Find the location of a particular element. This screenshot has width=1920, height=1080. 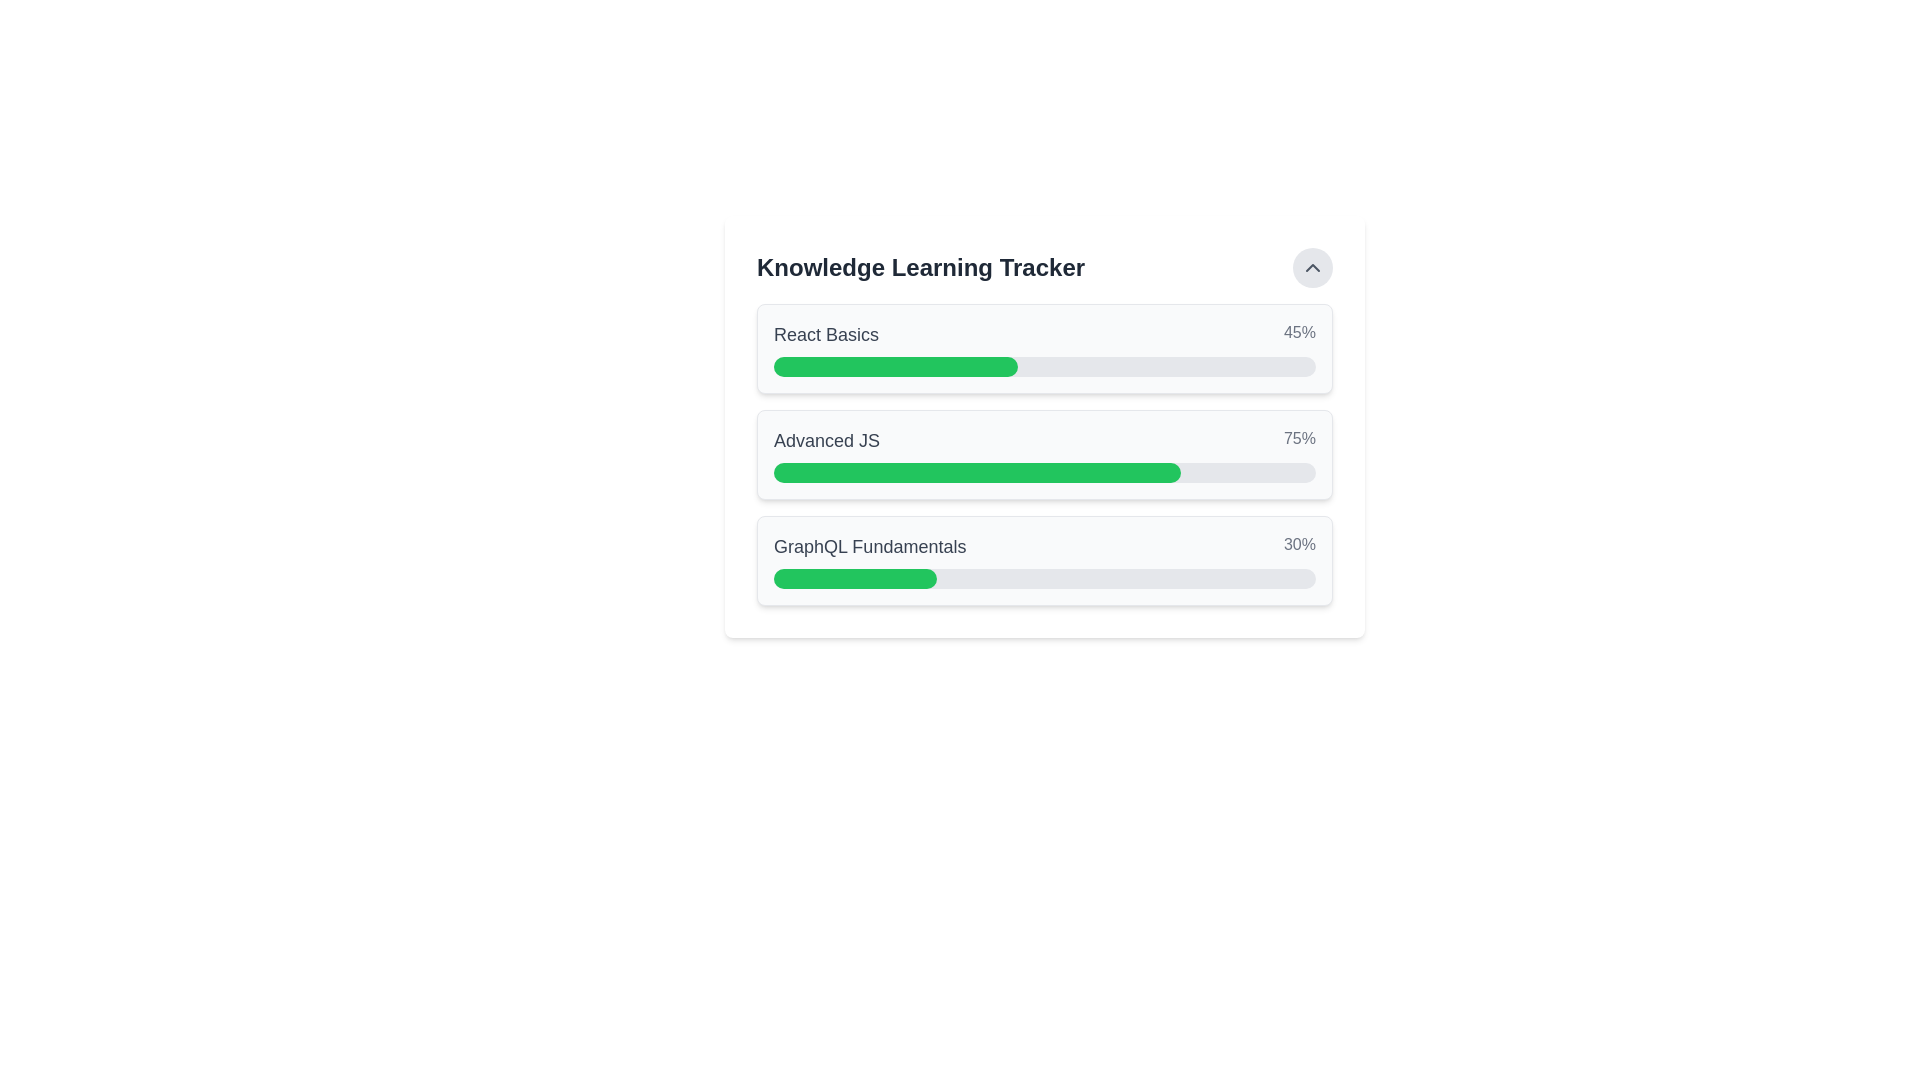

the progress percentage displayed in the central Progress display of the 'Knowledge Learning Tracker' card, which includes labels for courses such as 'React Basics', 'Advanced JS', and 'GraphQL Fundamentals' is located at coordinates (1044, 426).